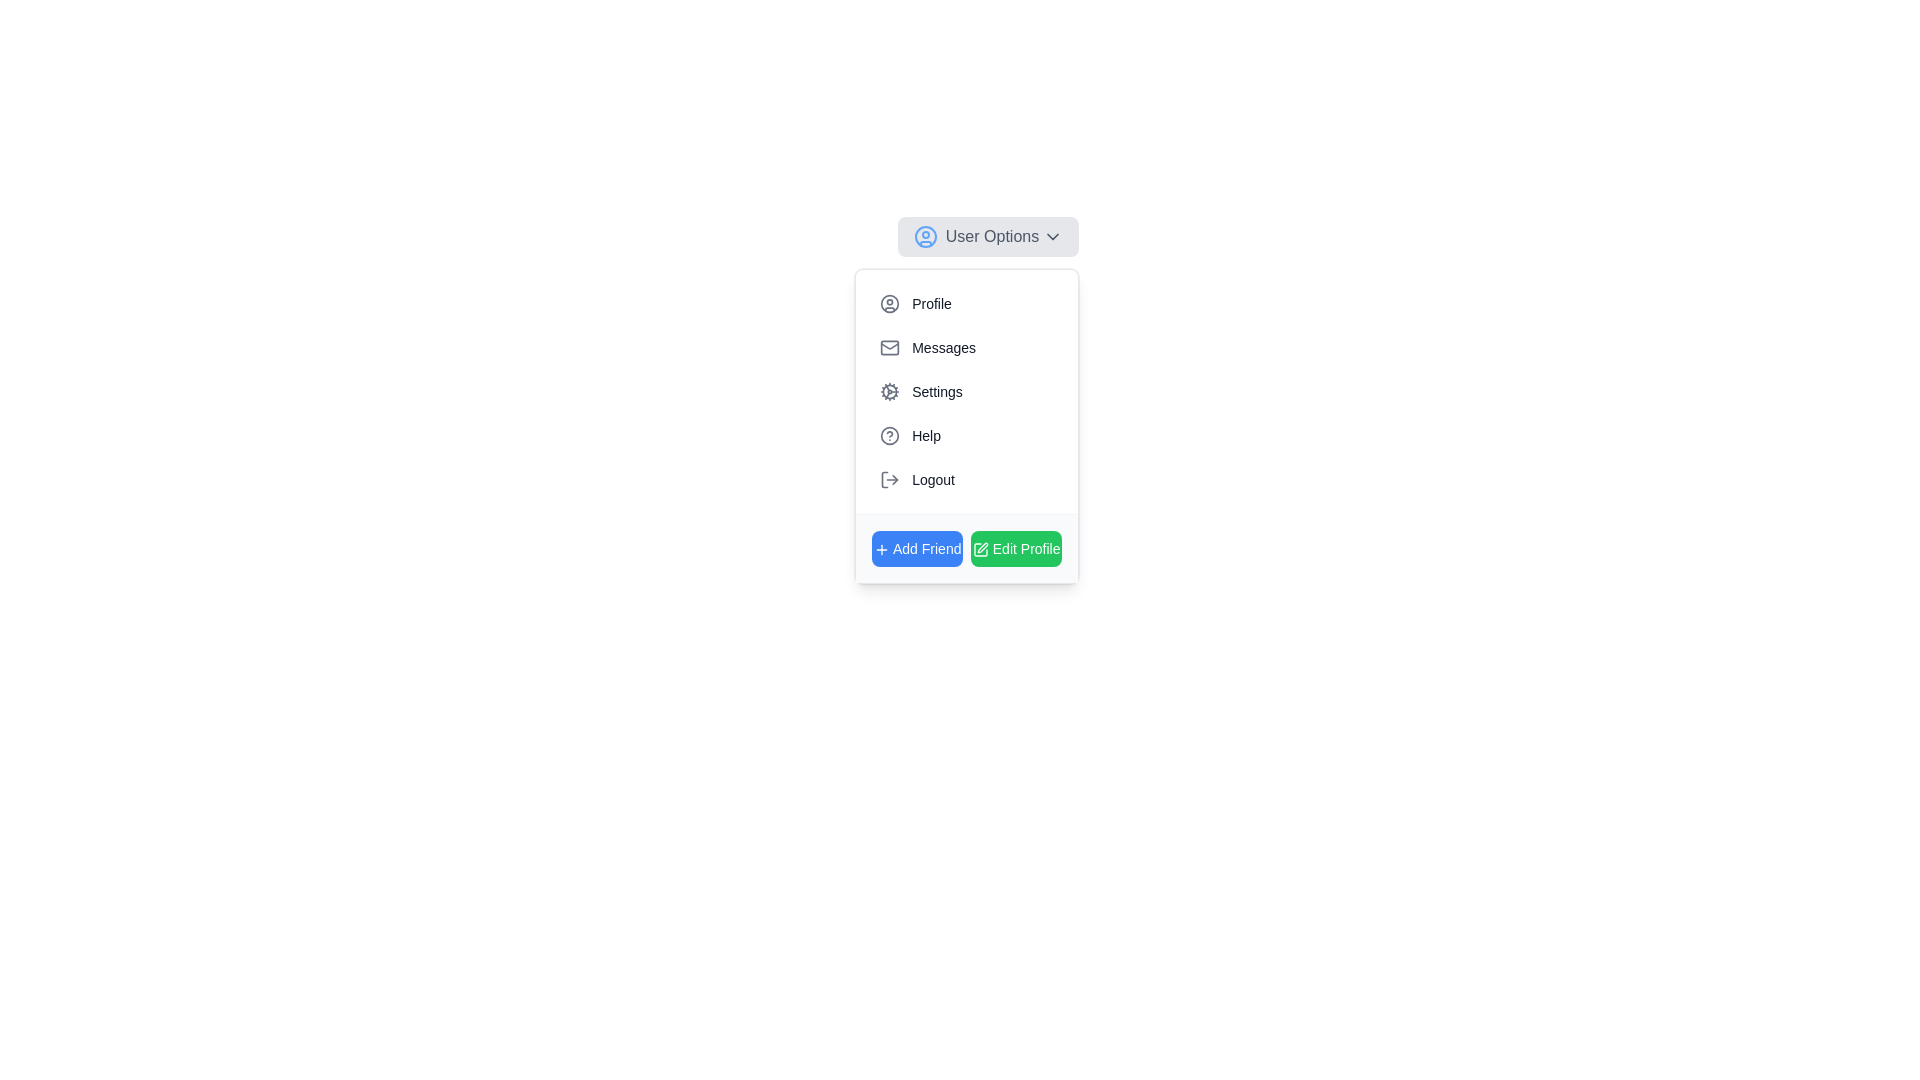 The height and width of the screenshot is (1080, 1920). Describe the element at coordinates (967, 346) in the screenshot. I see `the 'Messages' button, which is a text button with an envelope icon, located in the second row of the vertical menu list under the 'User Options' dropdown, following the 'Profile' option and preceding the 'Settings' option` at that location.